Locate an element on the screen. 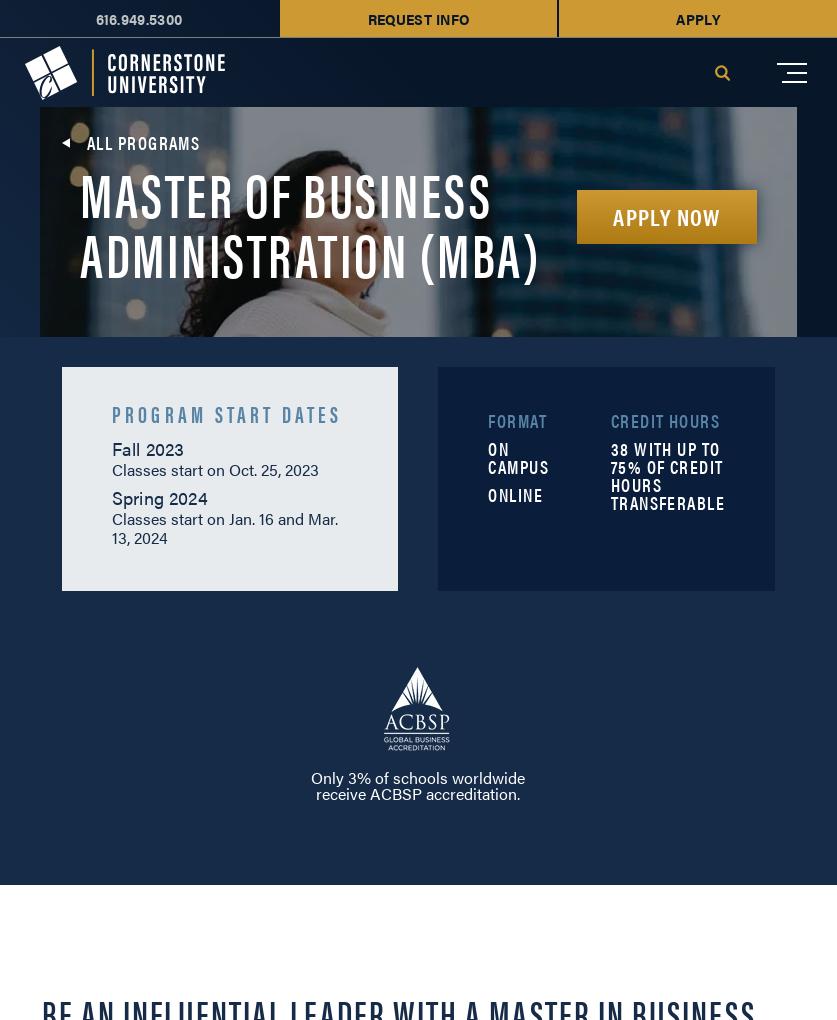  'Administration (MBA)' is located at coordinates (310, 251).